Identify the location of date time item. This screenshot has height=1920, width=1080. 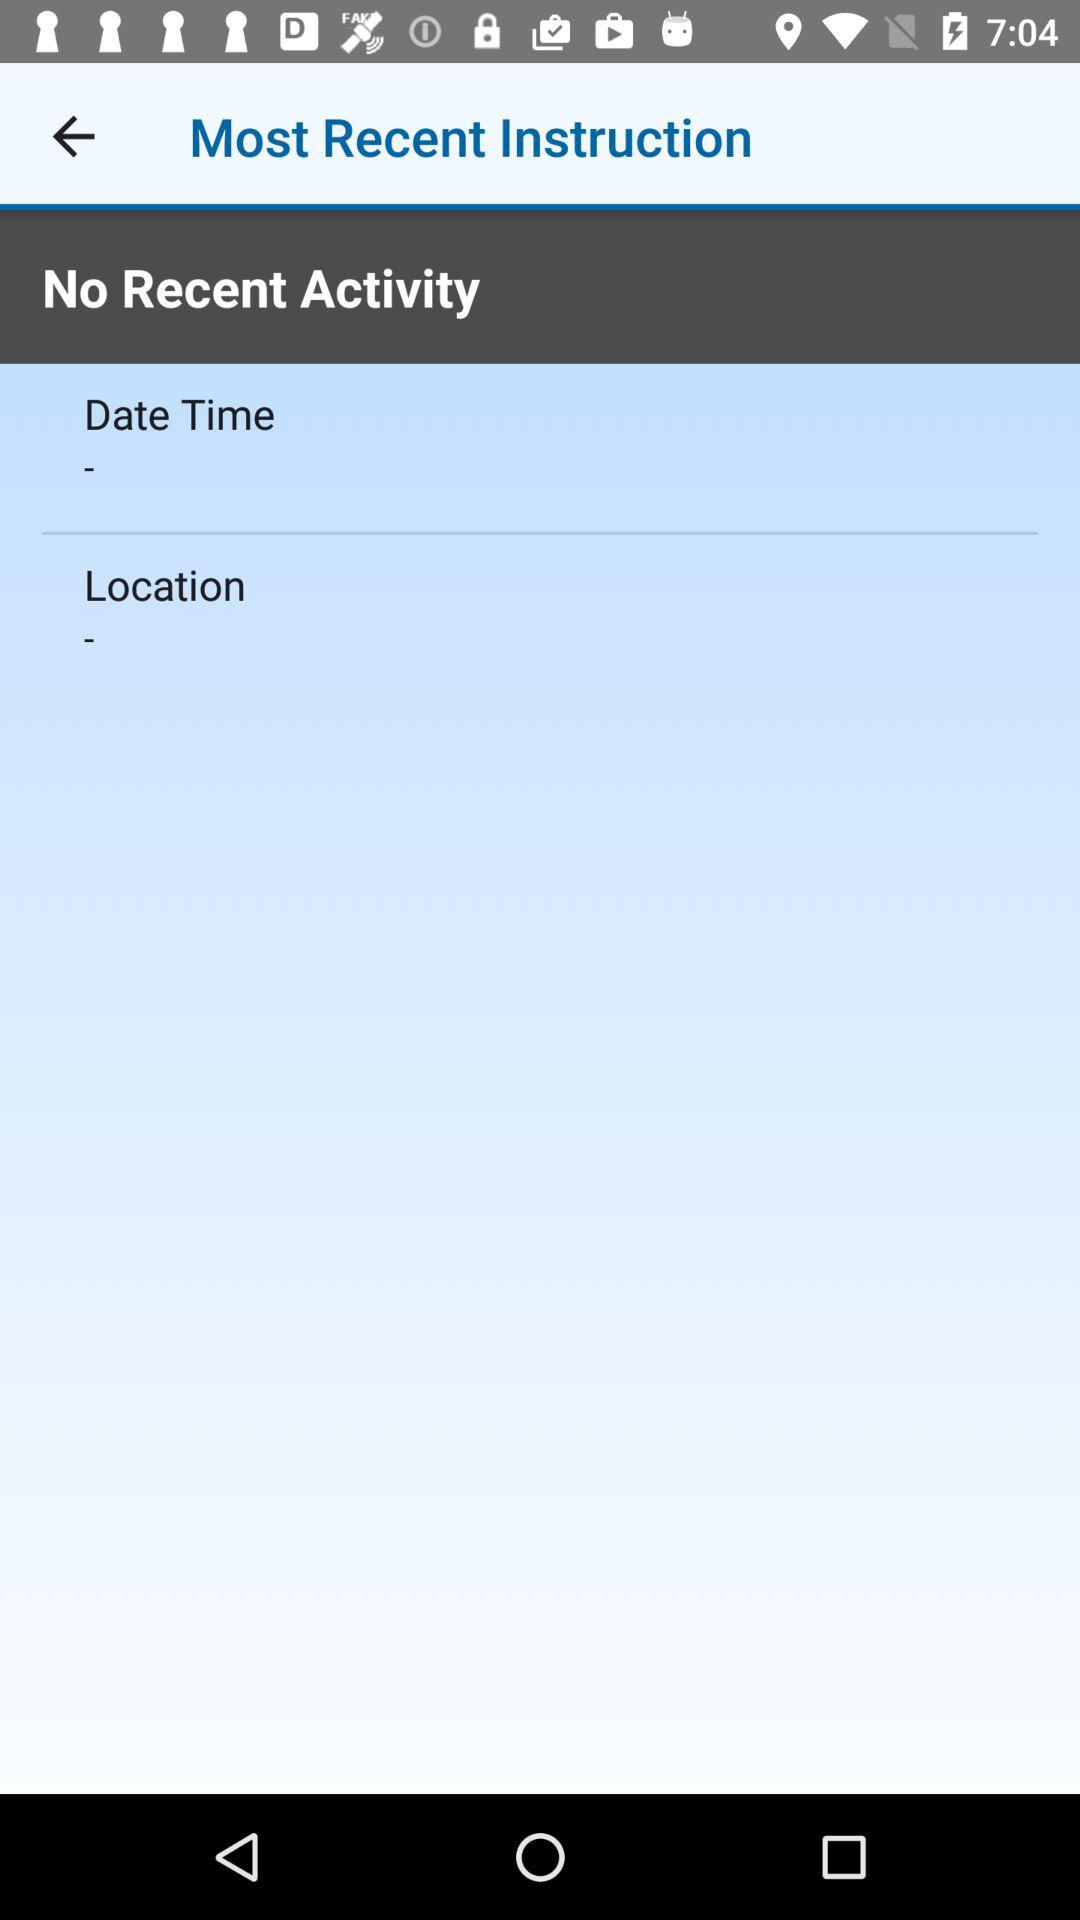
(540, 412).